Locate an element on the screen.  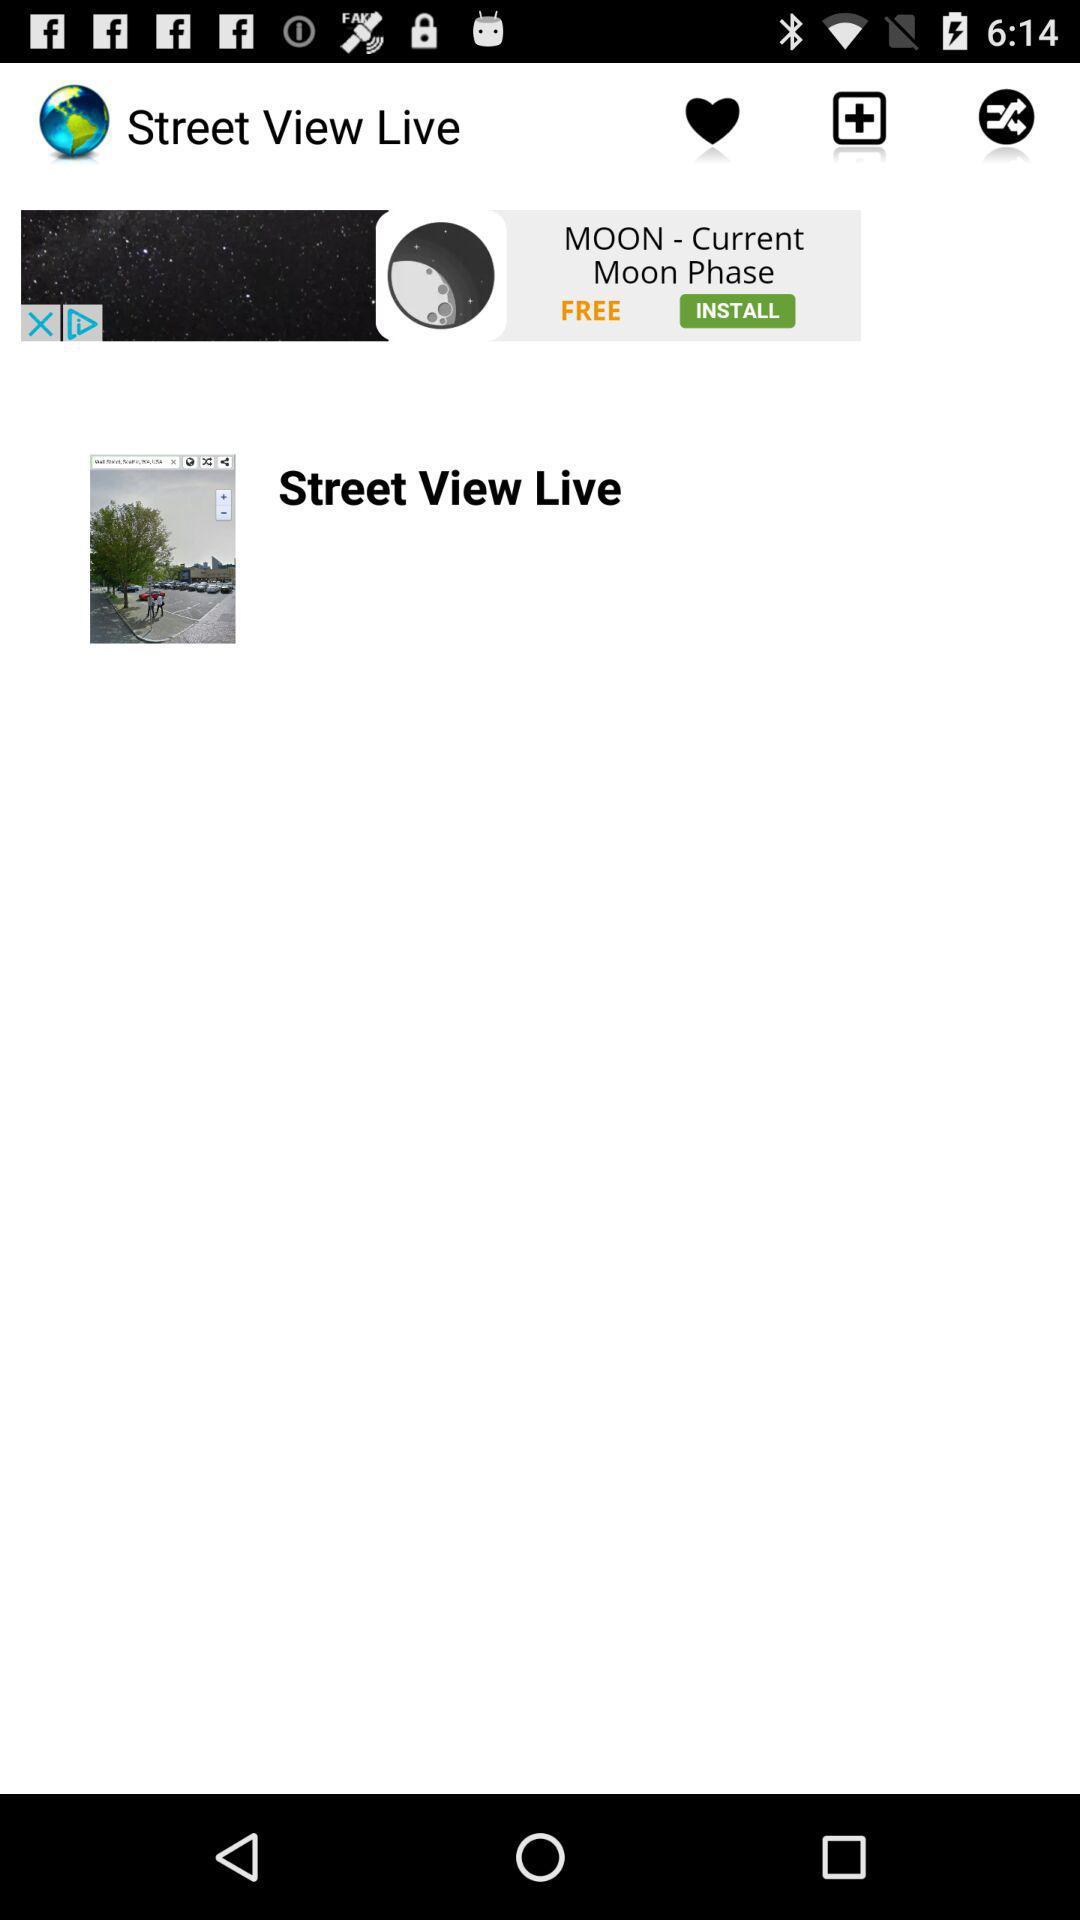
advertisement is located at coordinates (439, 274).